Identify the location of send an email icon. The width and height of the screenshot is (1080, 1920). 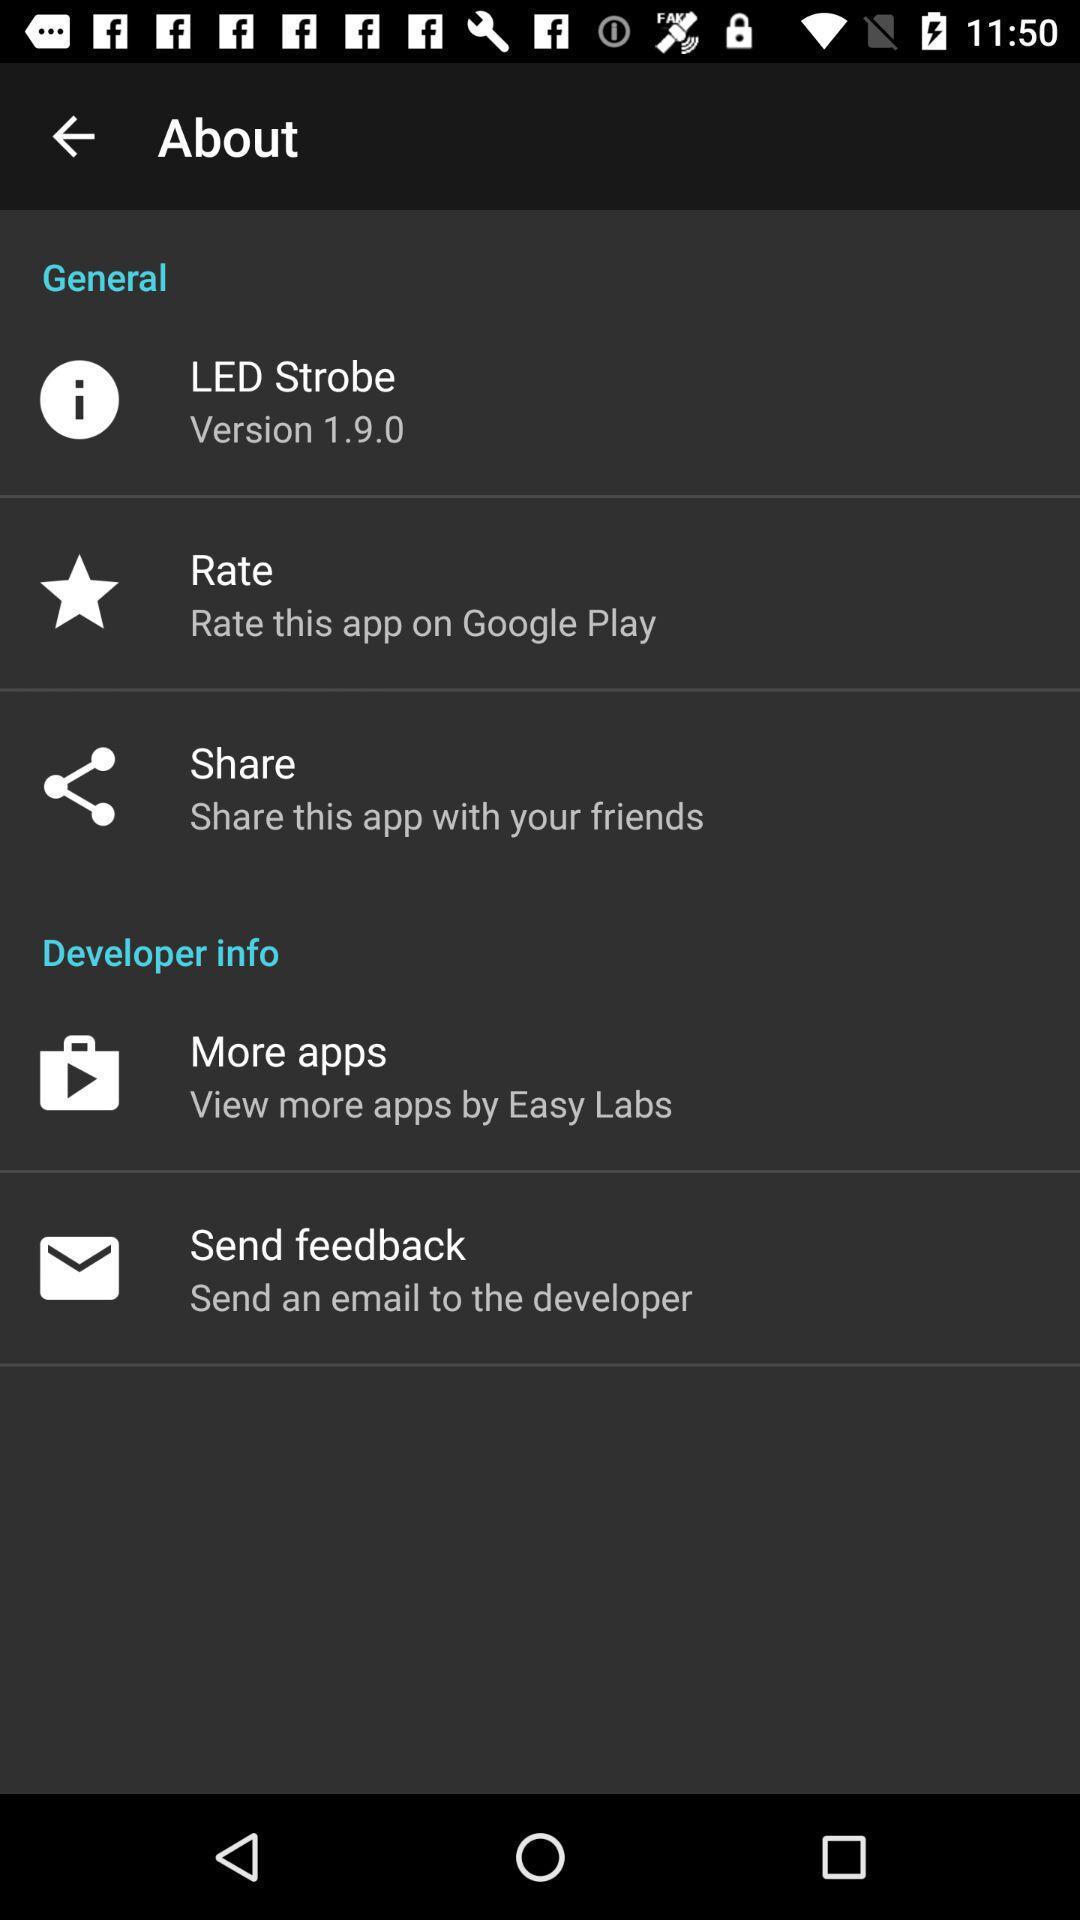
(440, 1296).